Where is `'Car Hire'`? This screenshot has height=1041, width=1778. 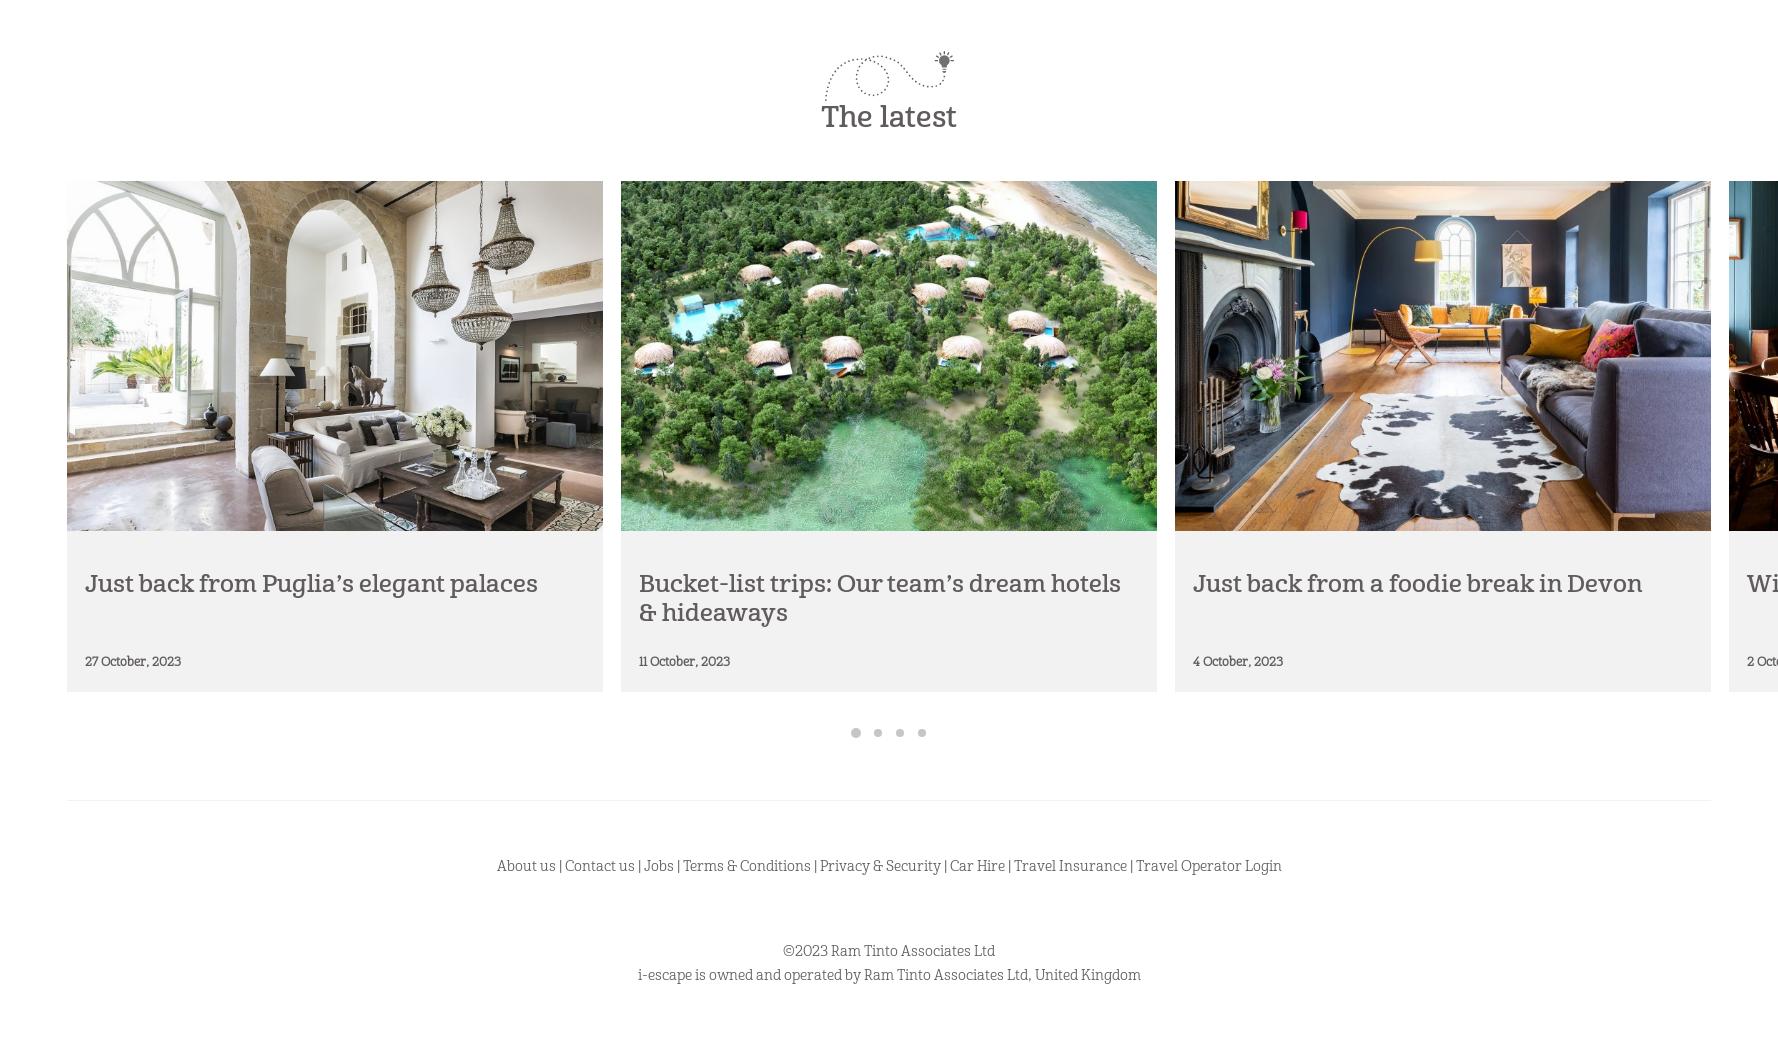 'Car Hire' is located at coordinates (975, 865).